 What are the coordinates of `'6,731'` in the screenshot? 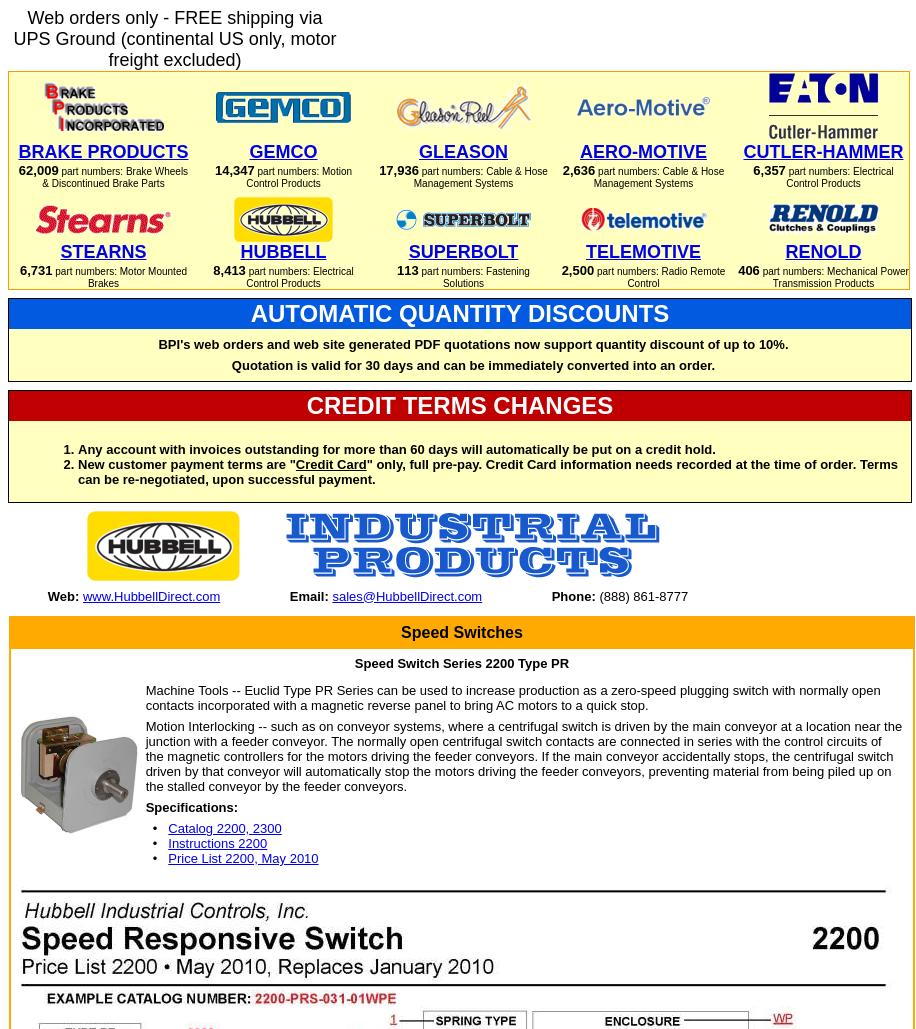 It's located at (35, 269).